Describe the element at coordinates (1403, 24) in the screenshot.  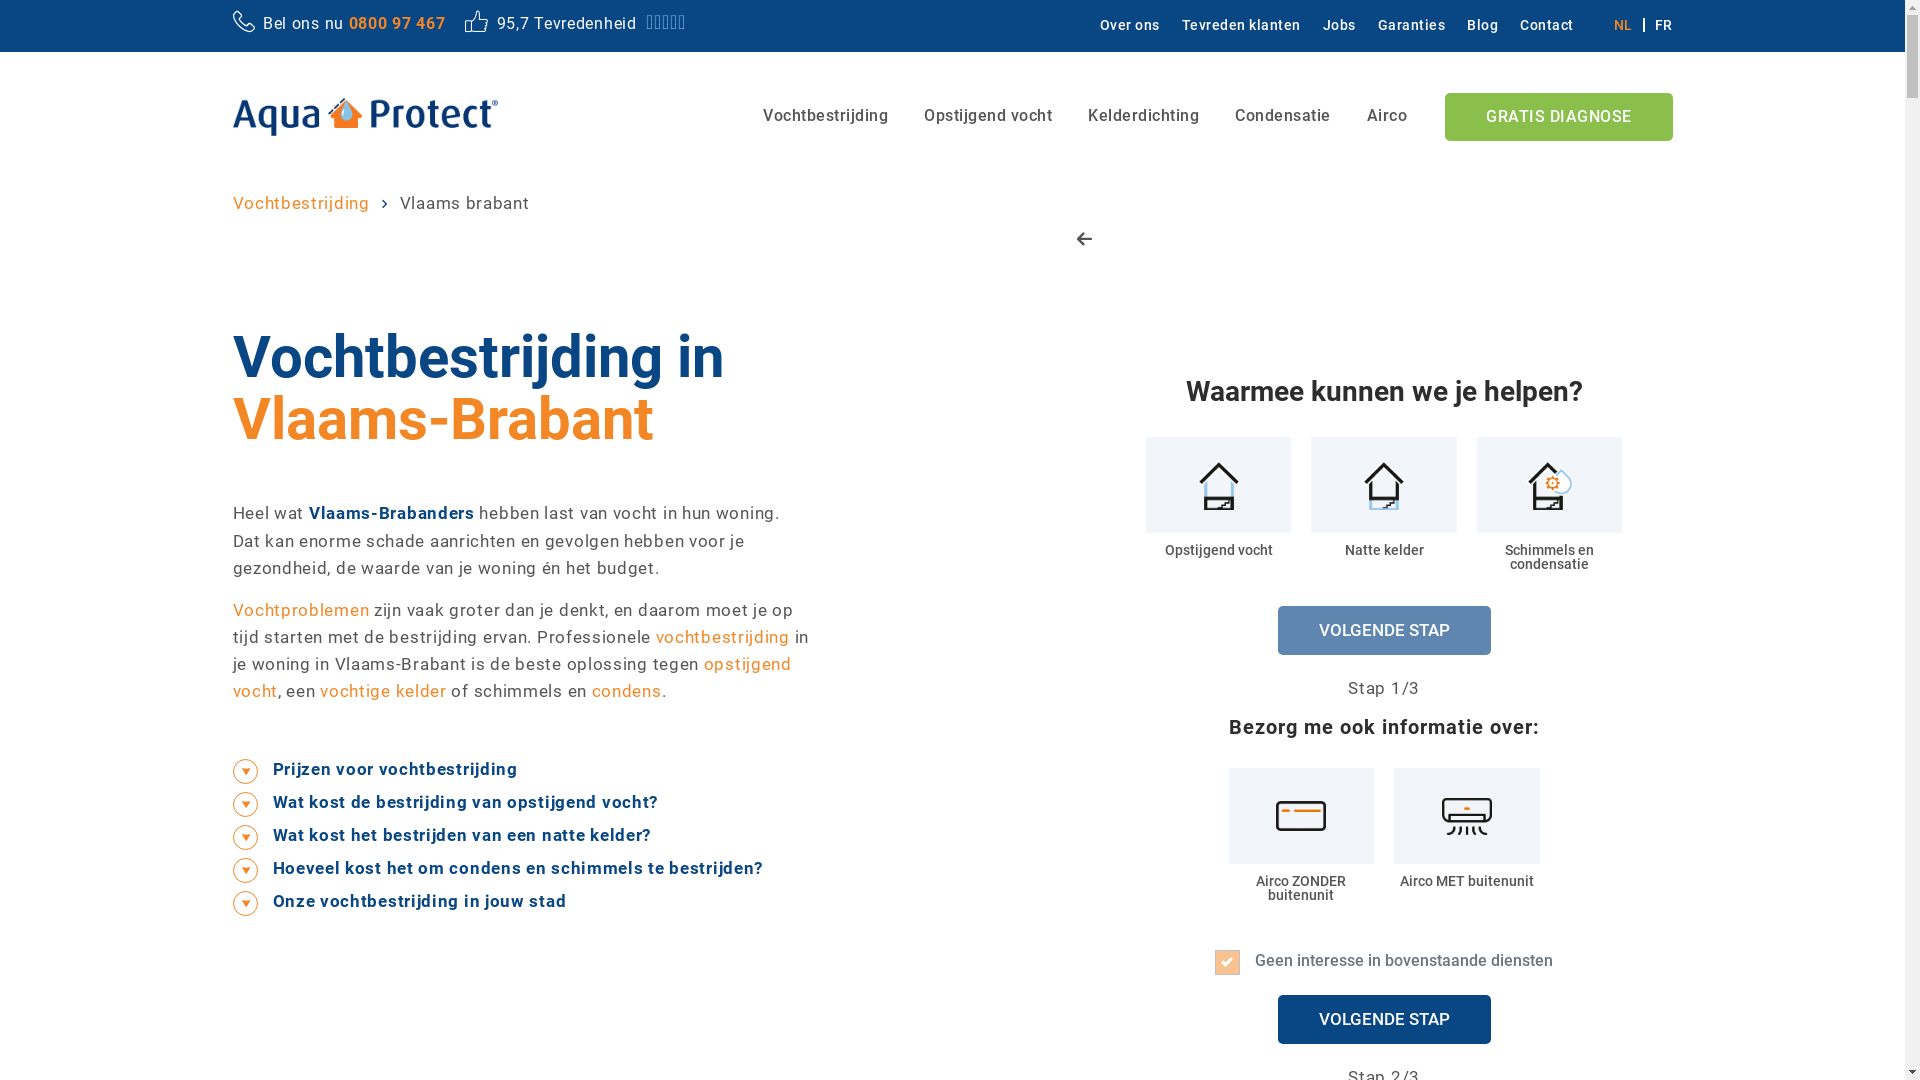
I see `'Garanties'` at that location.